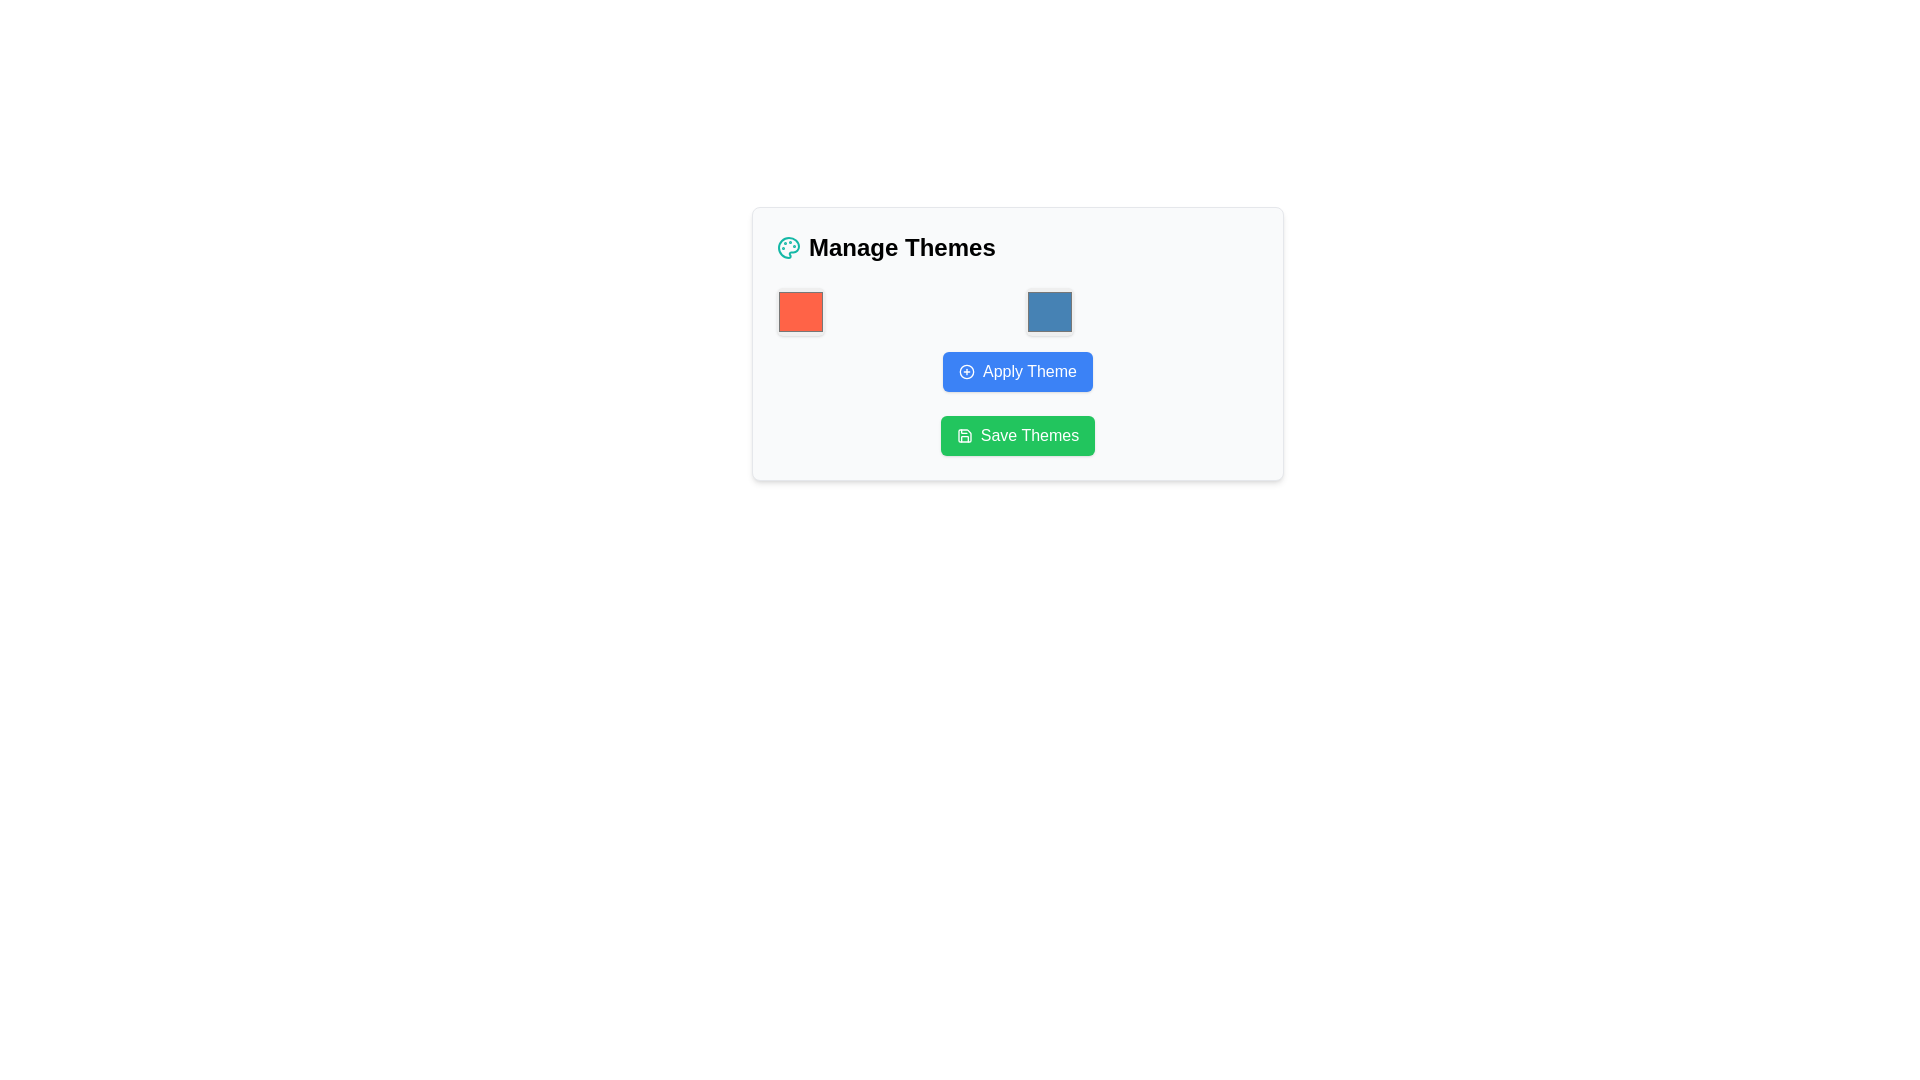  What do you see at coordinates (1017, 434) in the screenshot?
I see `the 'Save' button located at the bottom of the 'Manage Themes' section` at bounding box center [1017, 434].